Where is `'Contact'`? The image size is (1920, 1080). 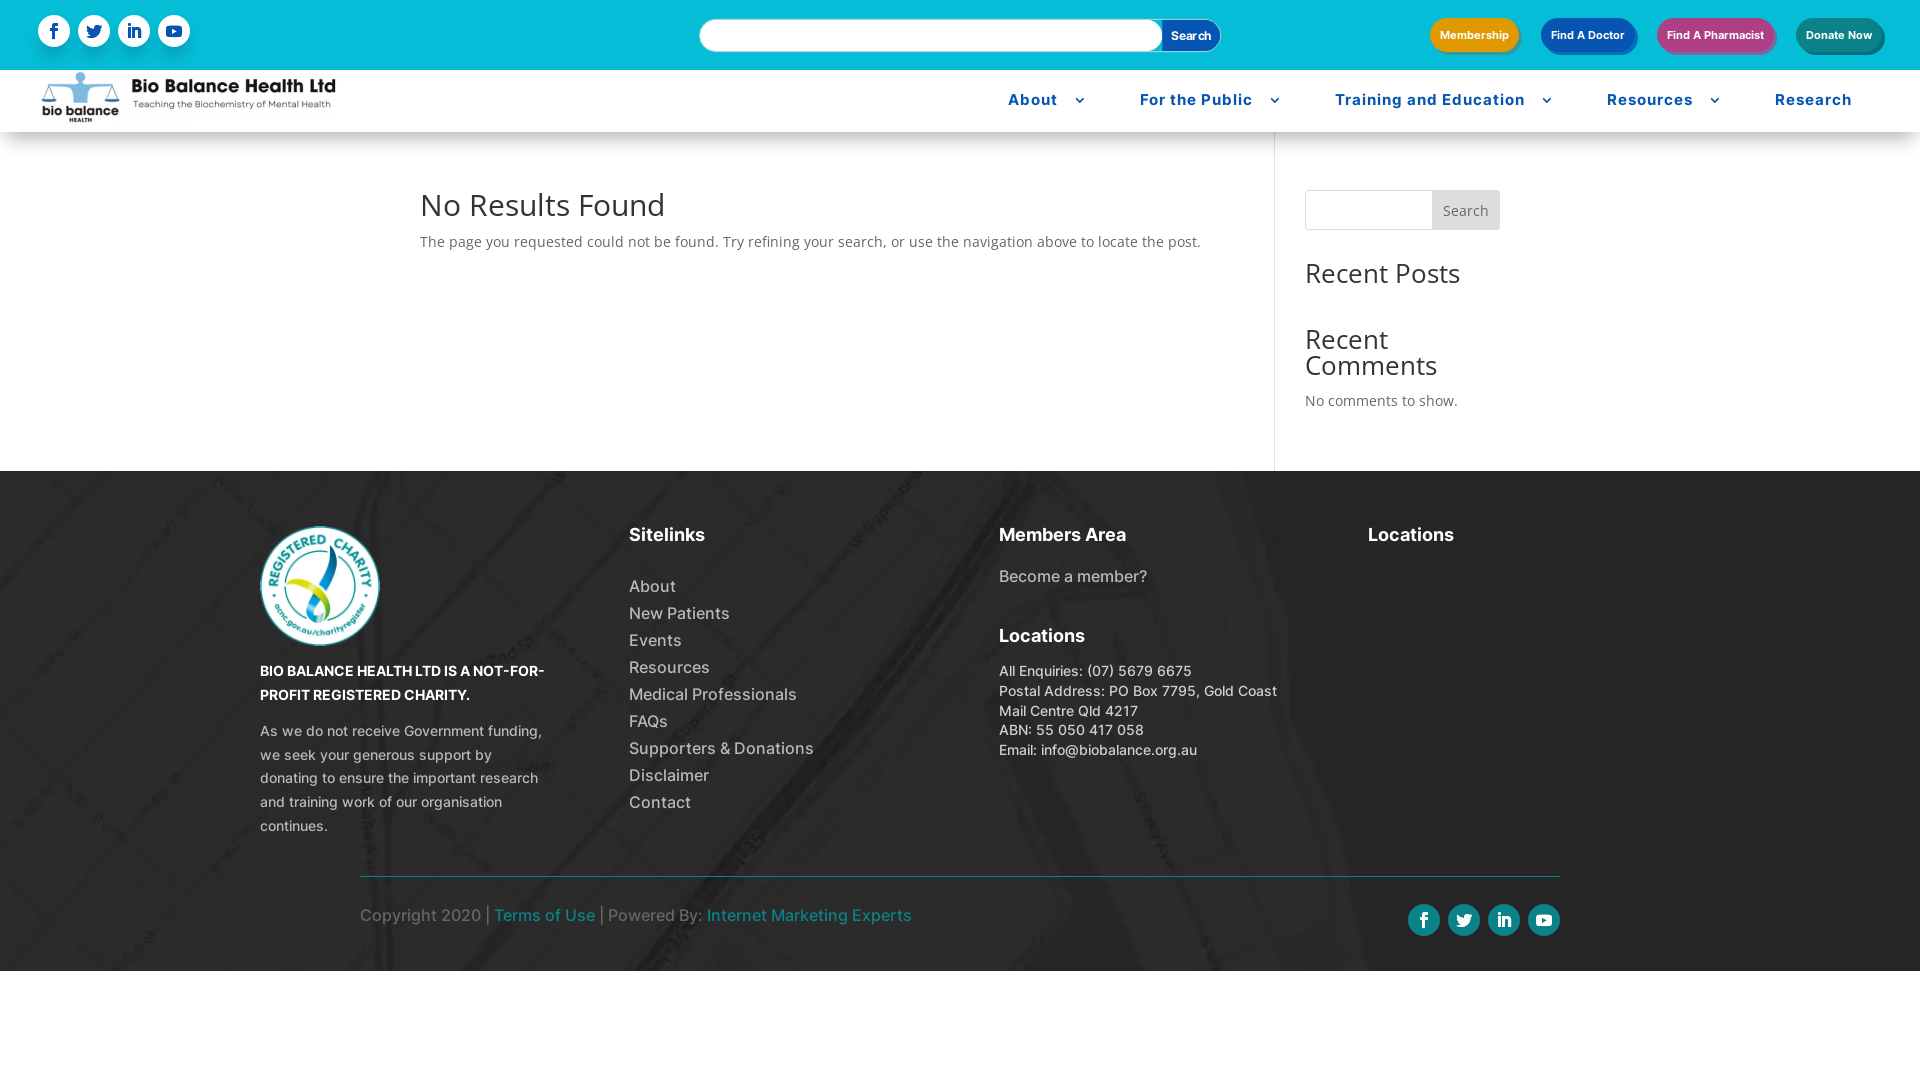 'Contact' is located at coordinates (660, 801).